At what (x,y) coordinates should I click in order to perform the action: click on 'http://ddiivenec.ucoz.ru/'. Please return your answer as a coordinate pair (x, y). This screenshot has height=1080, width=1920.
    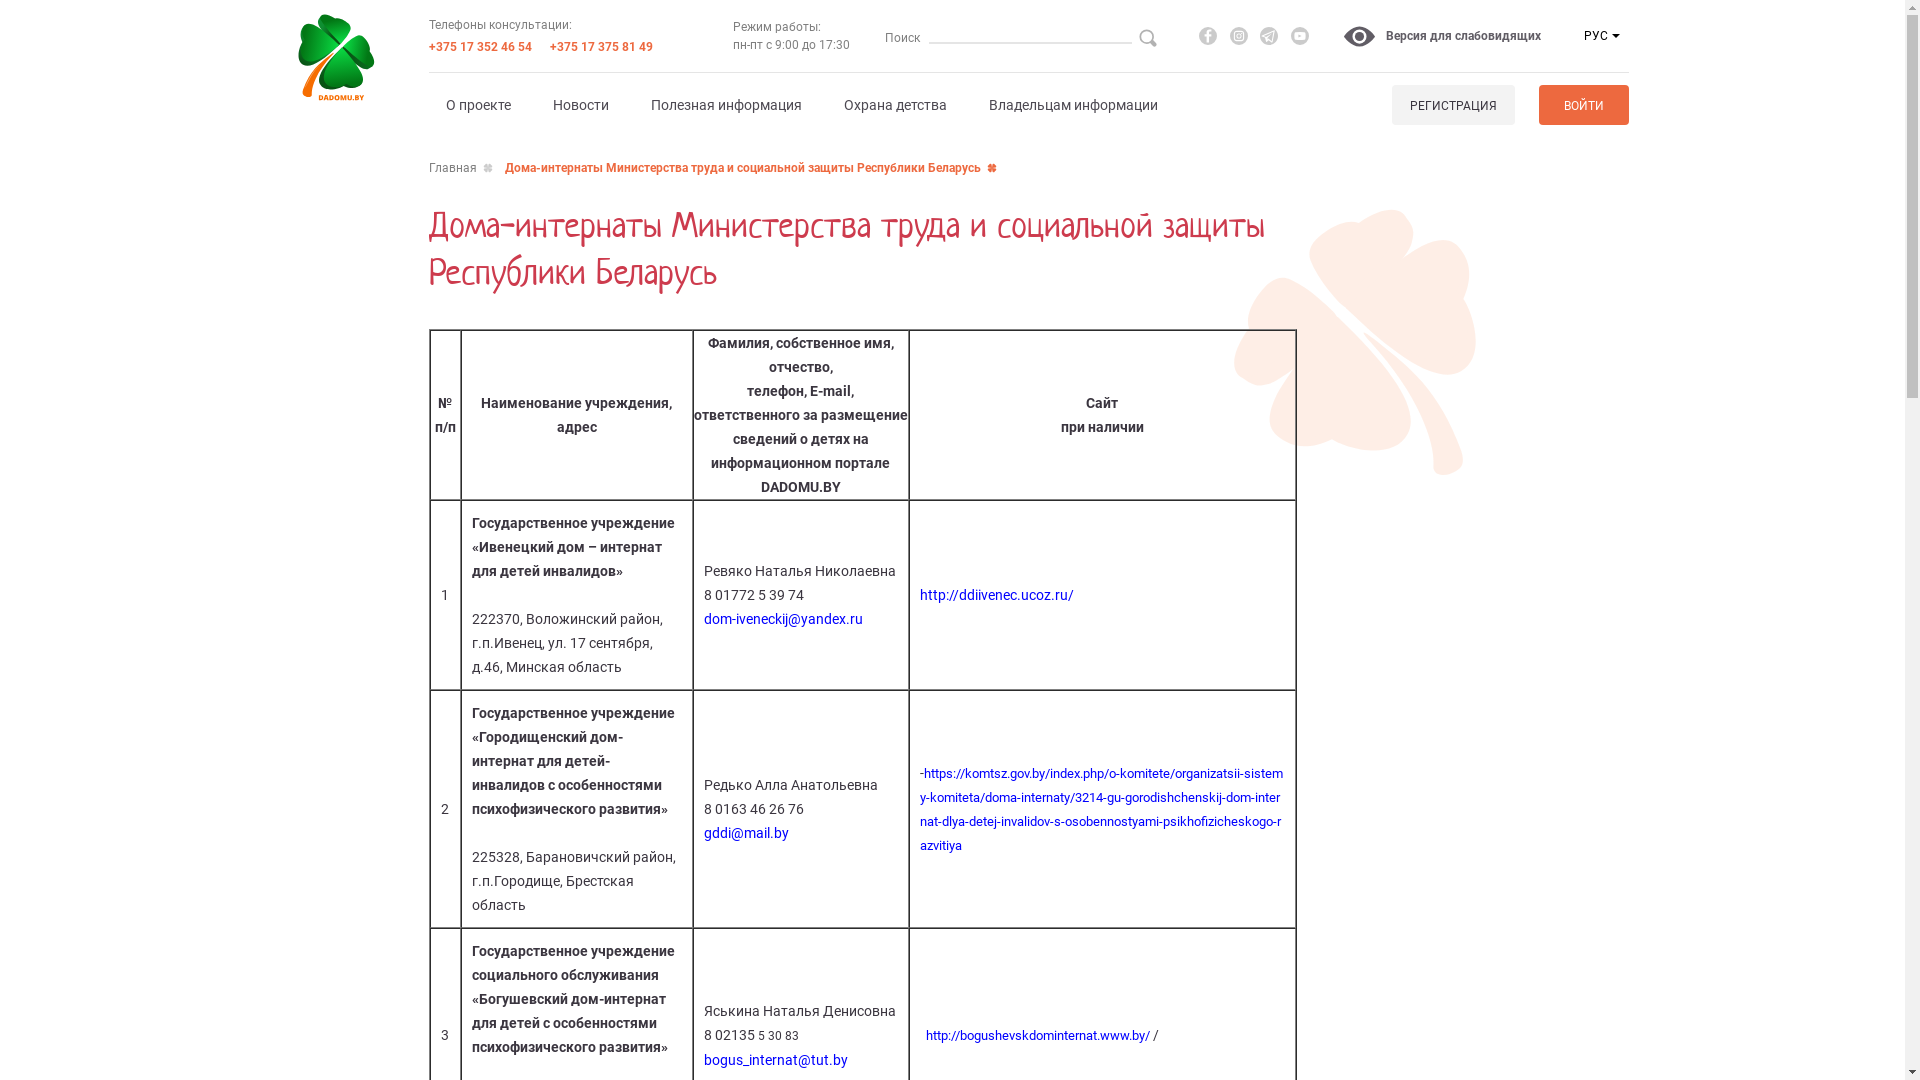
    Looking at the image, I should click on (997, 593).